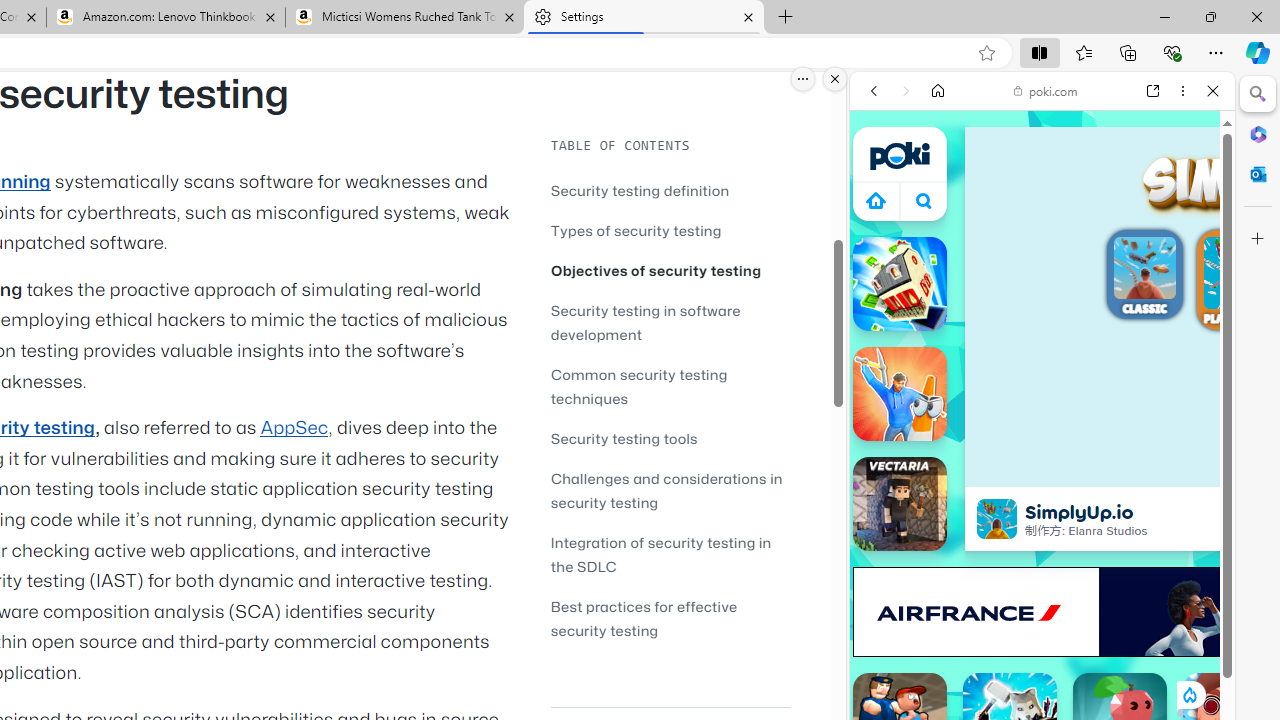 The width and height of the screenshot is (1280, 720). What do you see at coordinates (1041, 666) in the screenshot?
I see `'Sports Games'` at bounding box center [1041, 666].